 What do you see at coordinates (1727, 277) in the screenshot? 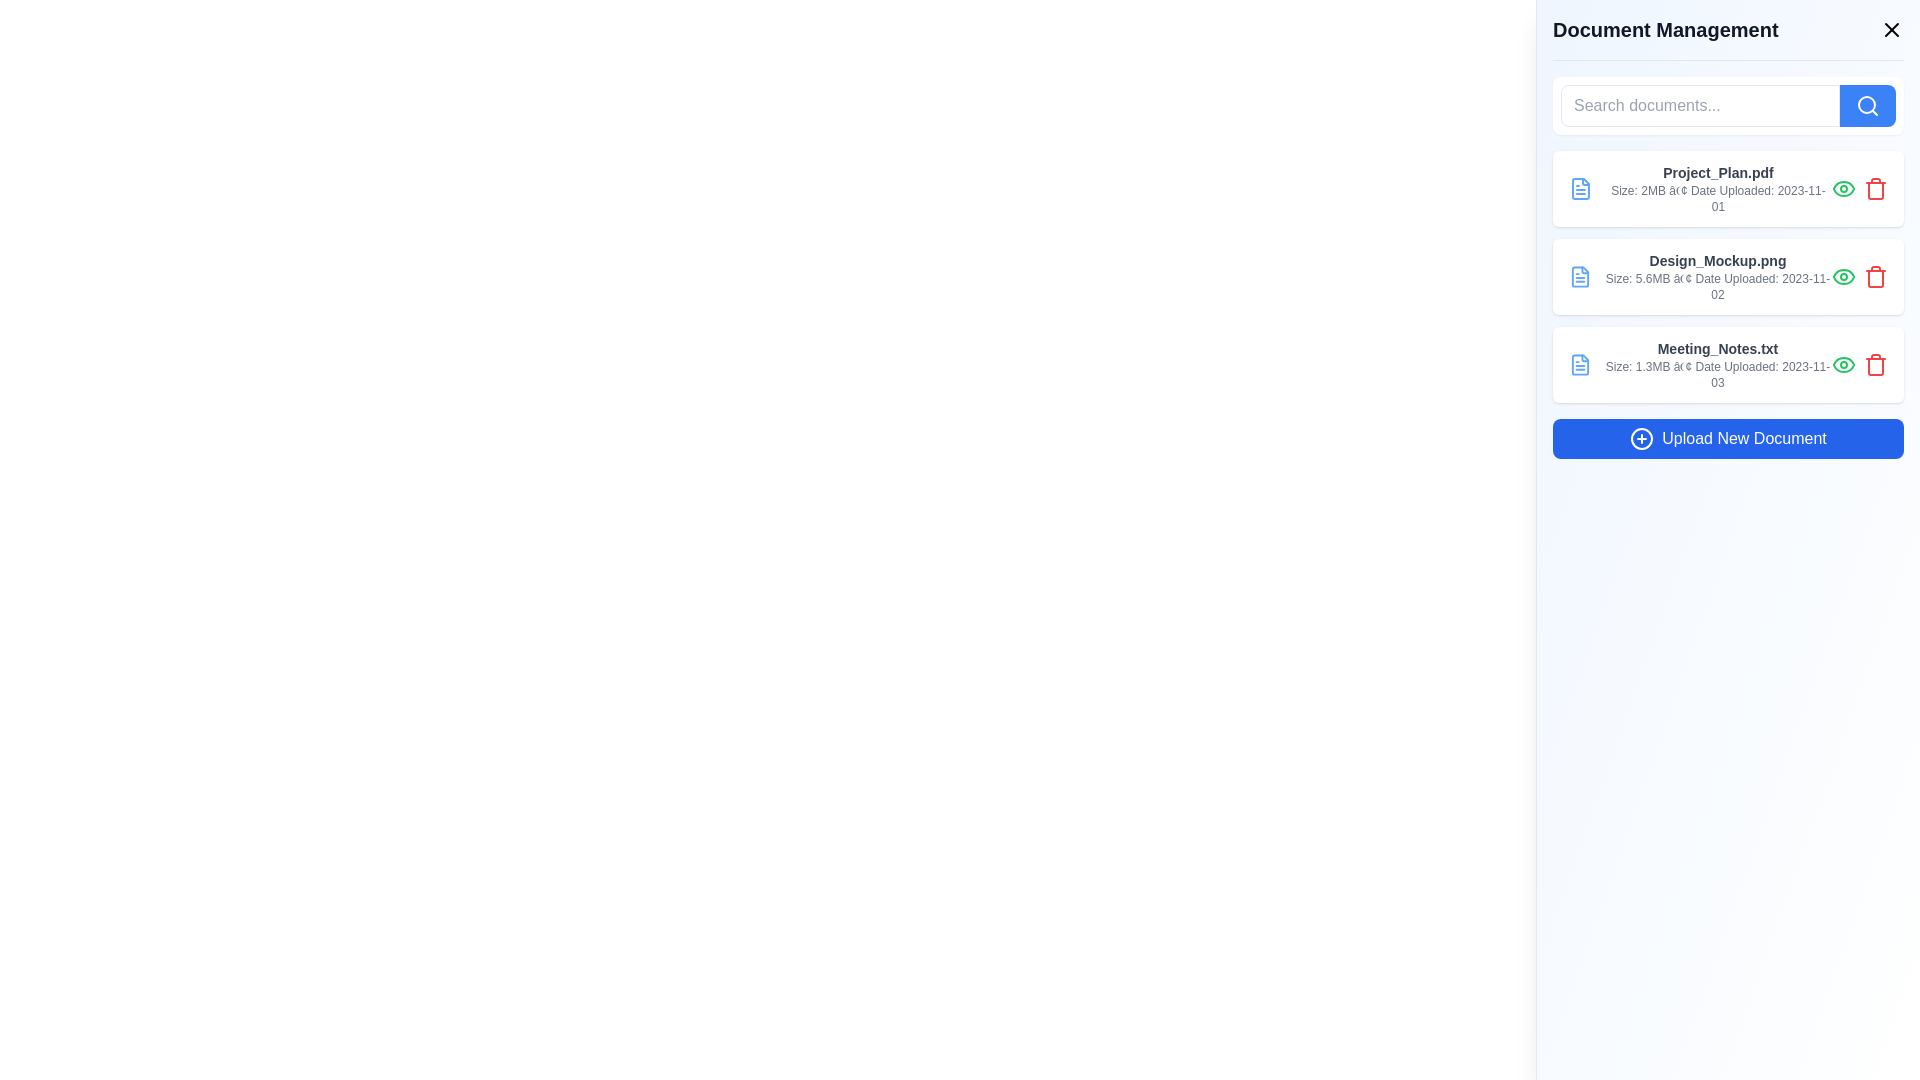
I see `the document listing item displaying 'Design_Mockup.png'` at bounding box center [1727, 277].